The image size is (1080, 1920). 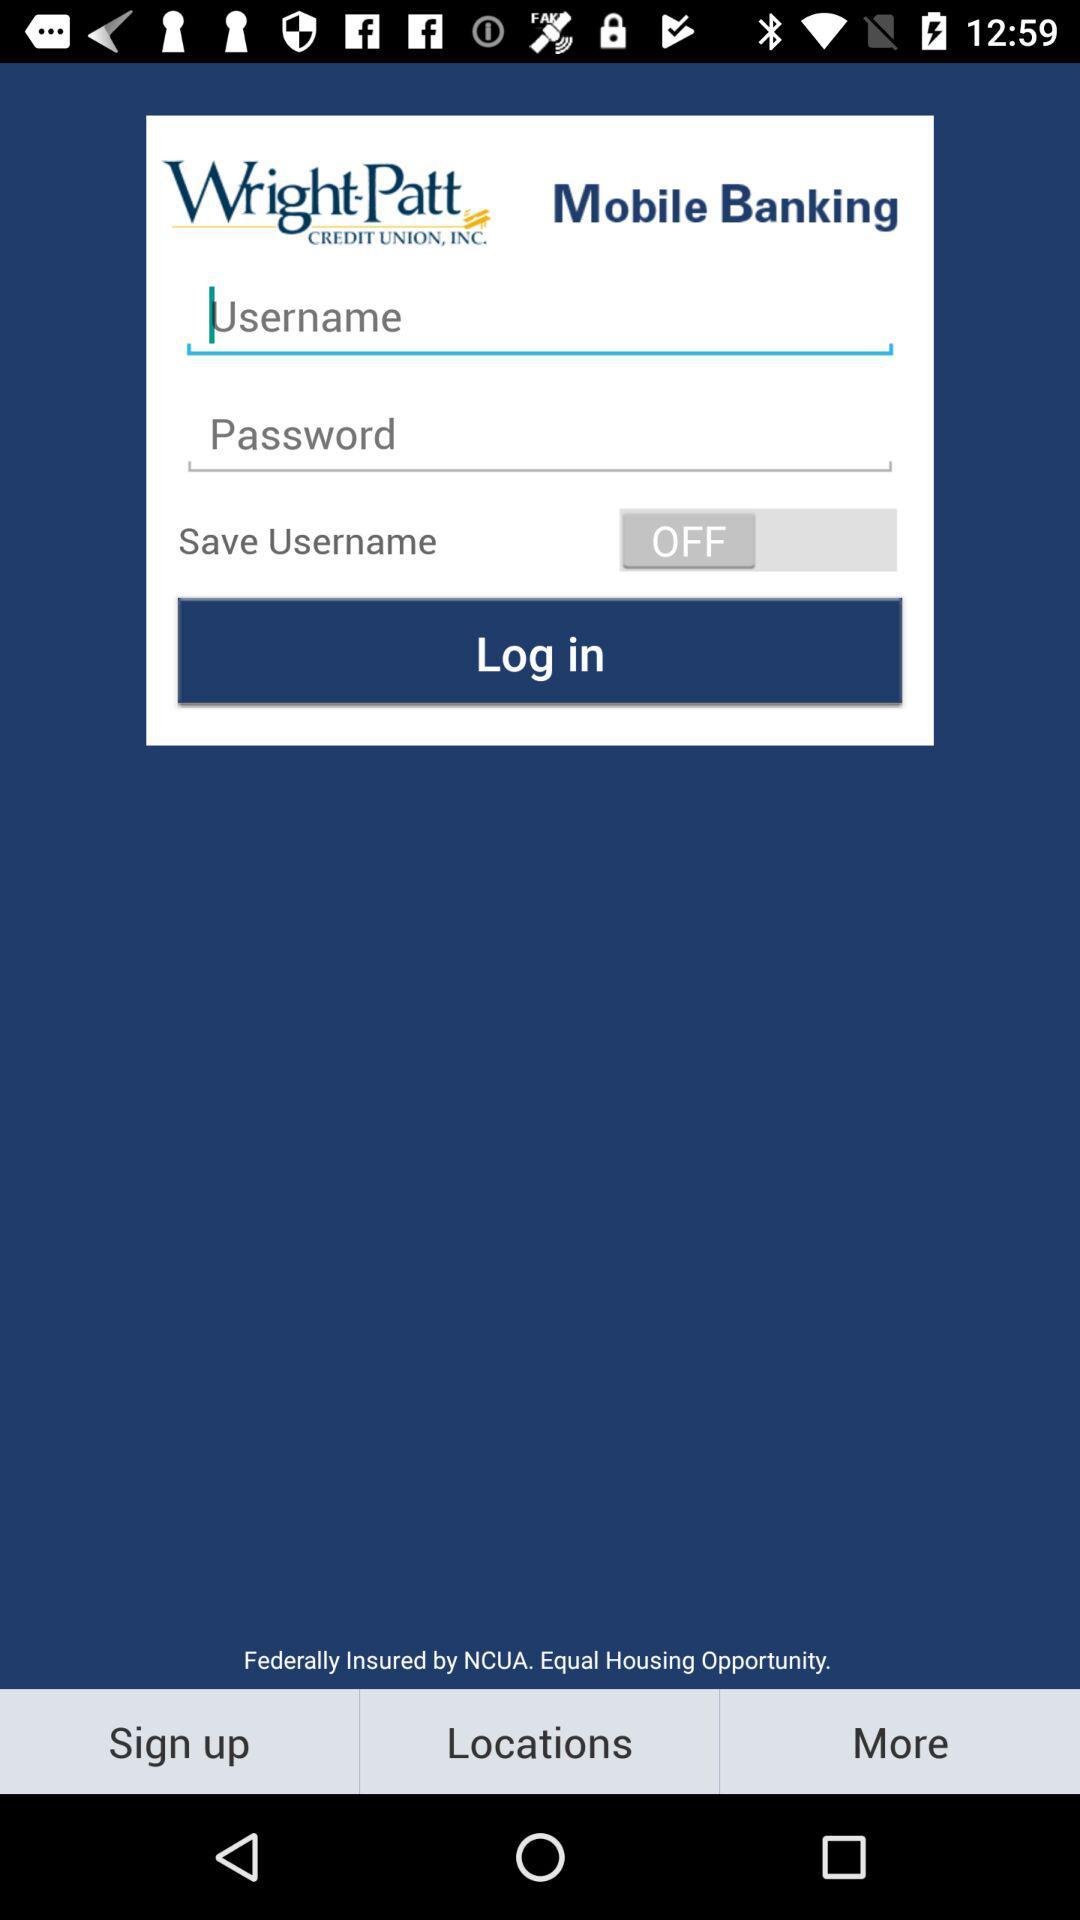 I want to click on the locations, so click(x=538, y=1740).